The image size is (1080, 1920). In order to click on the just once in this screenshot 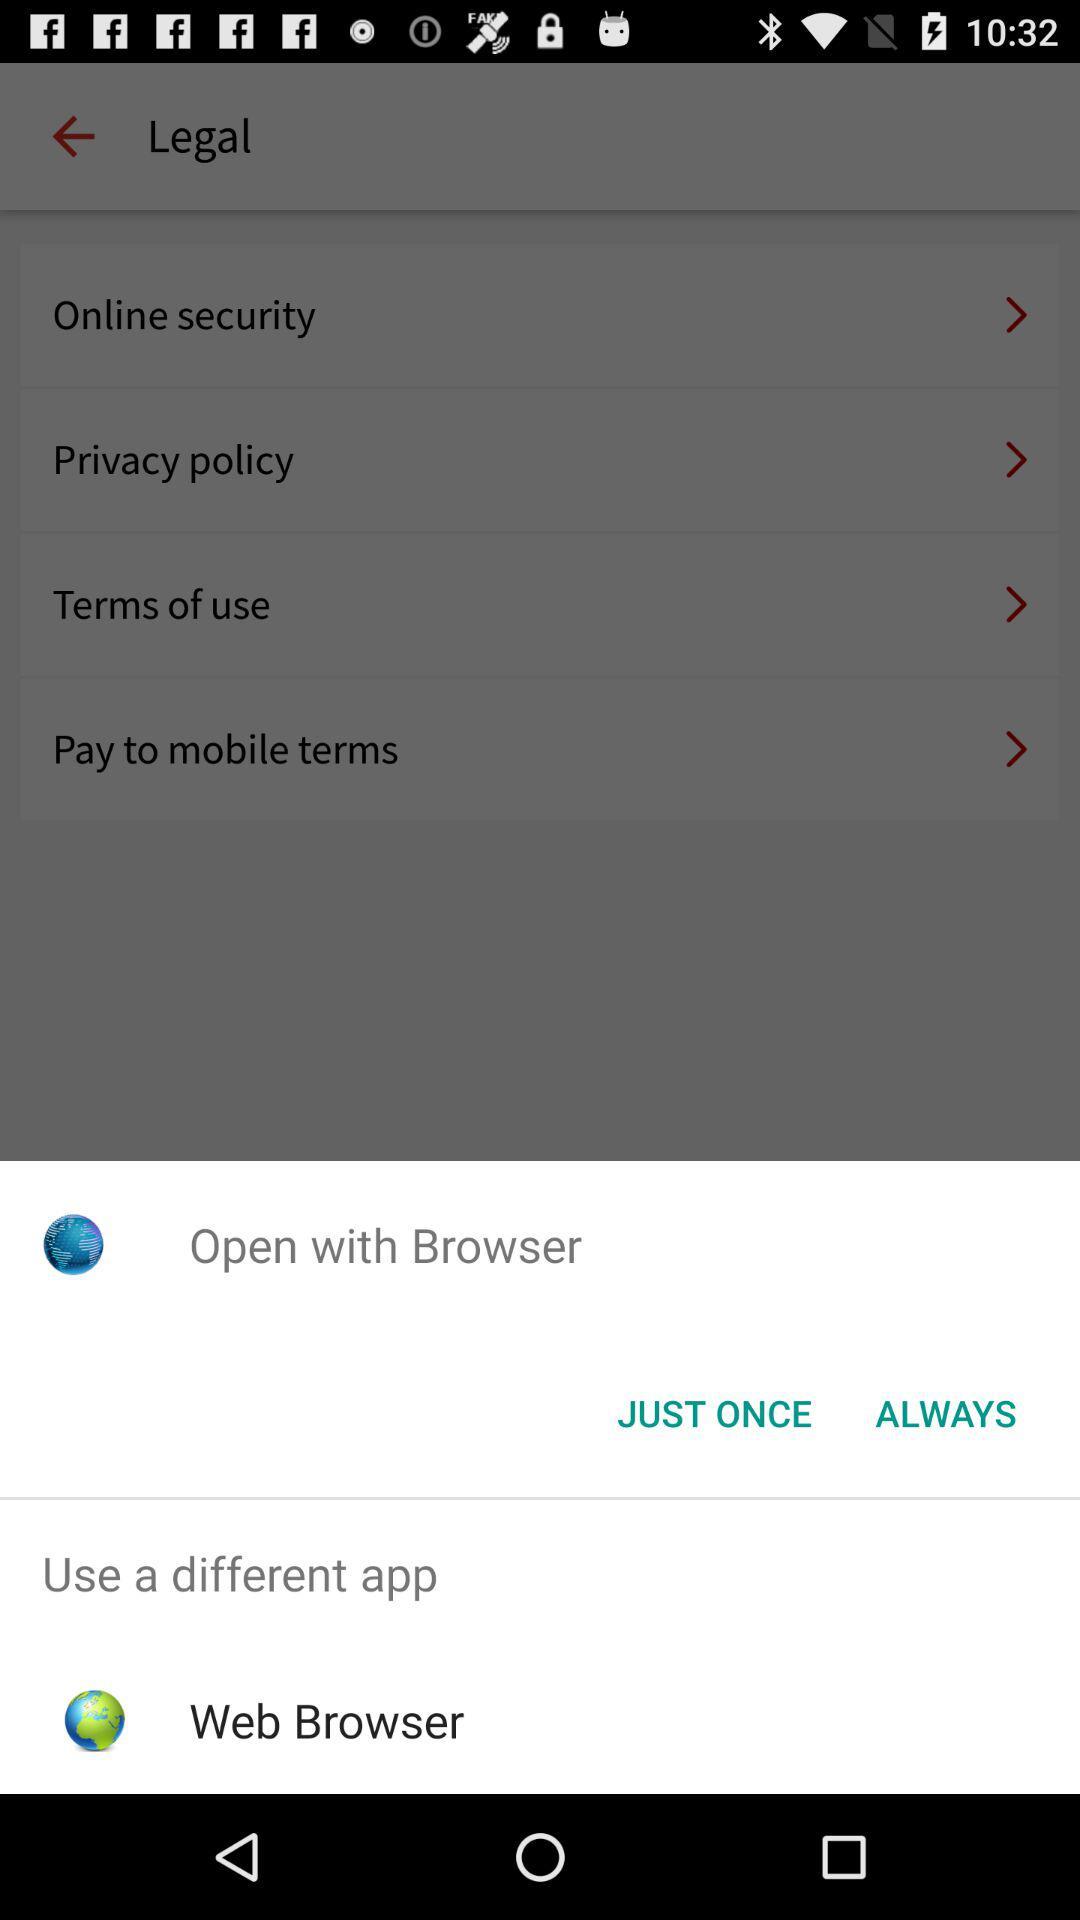, I will do `click(713, 1411)`.